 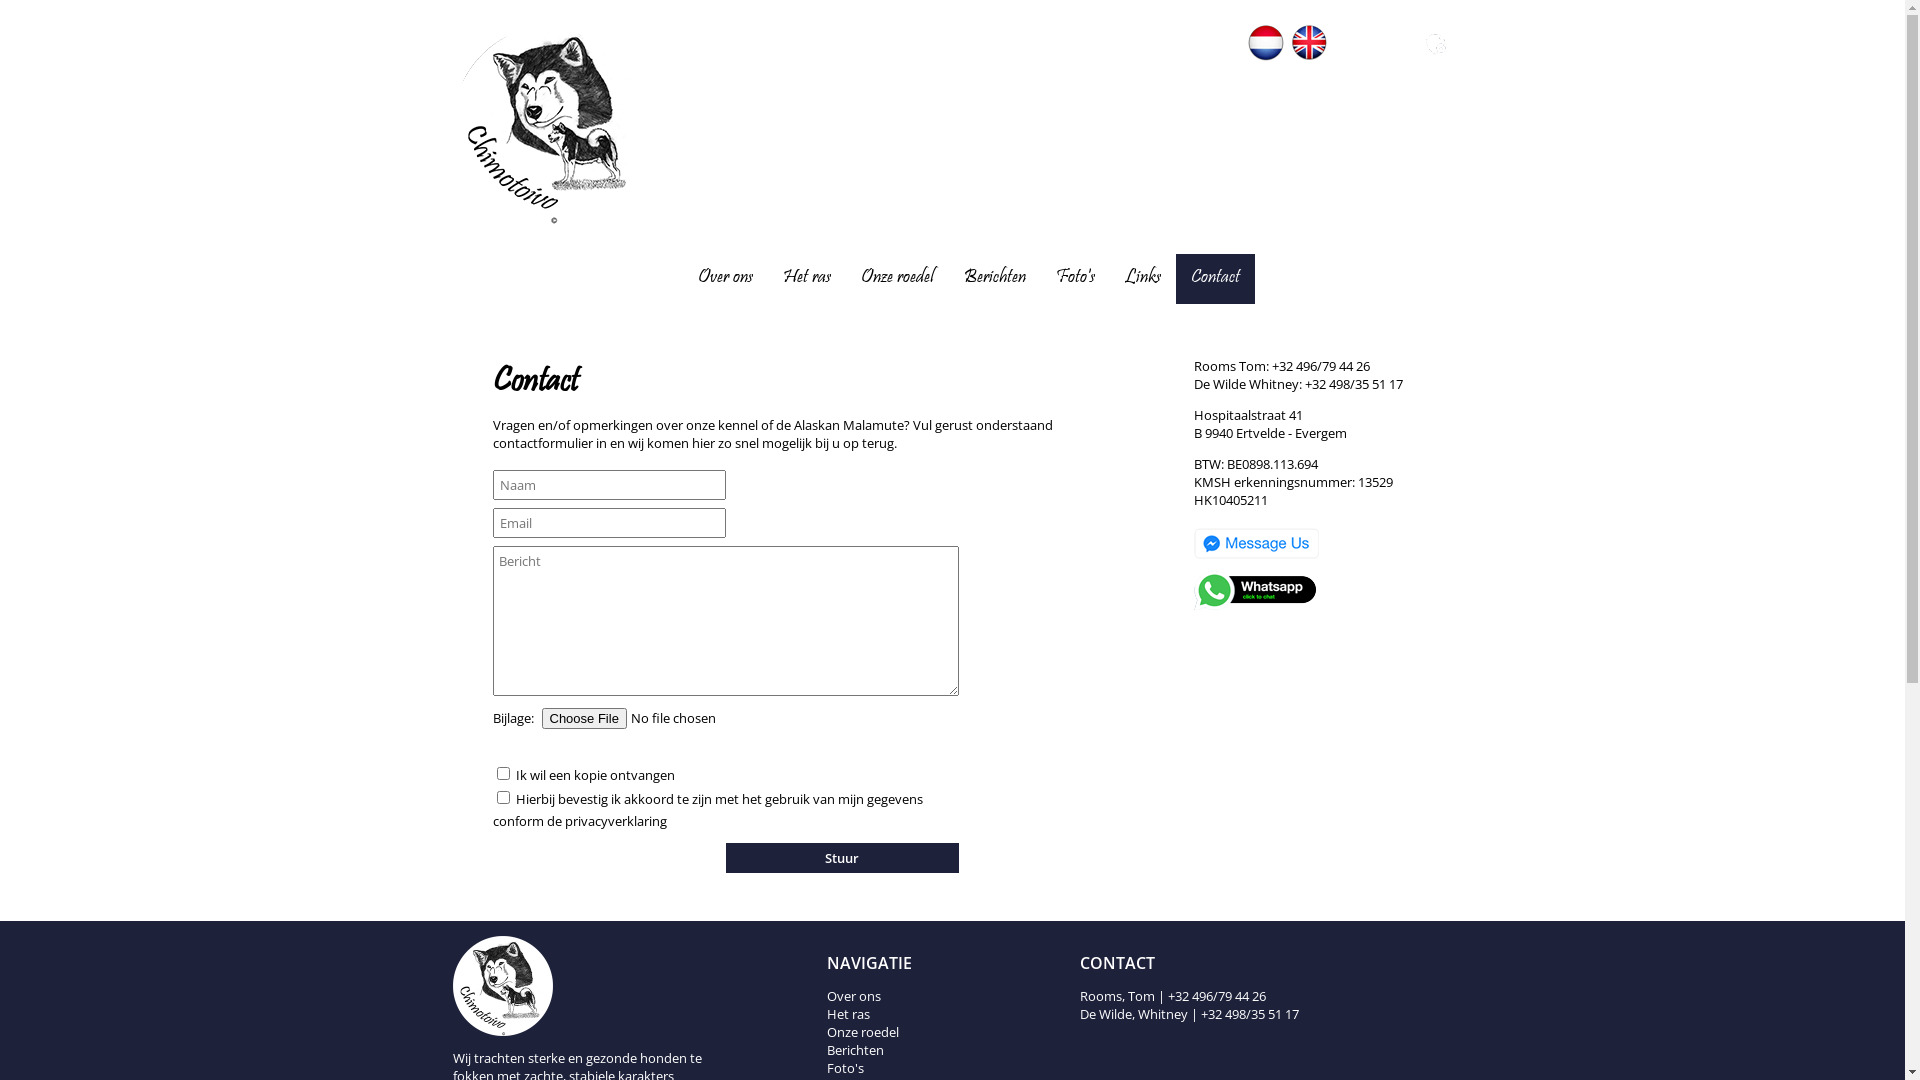 I want to click on 'Bekijk Chimotoivo in het Nederlands', so click(x=1265, y=55).